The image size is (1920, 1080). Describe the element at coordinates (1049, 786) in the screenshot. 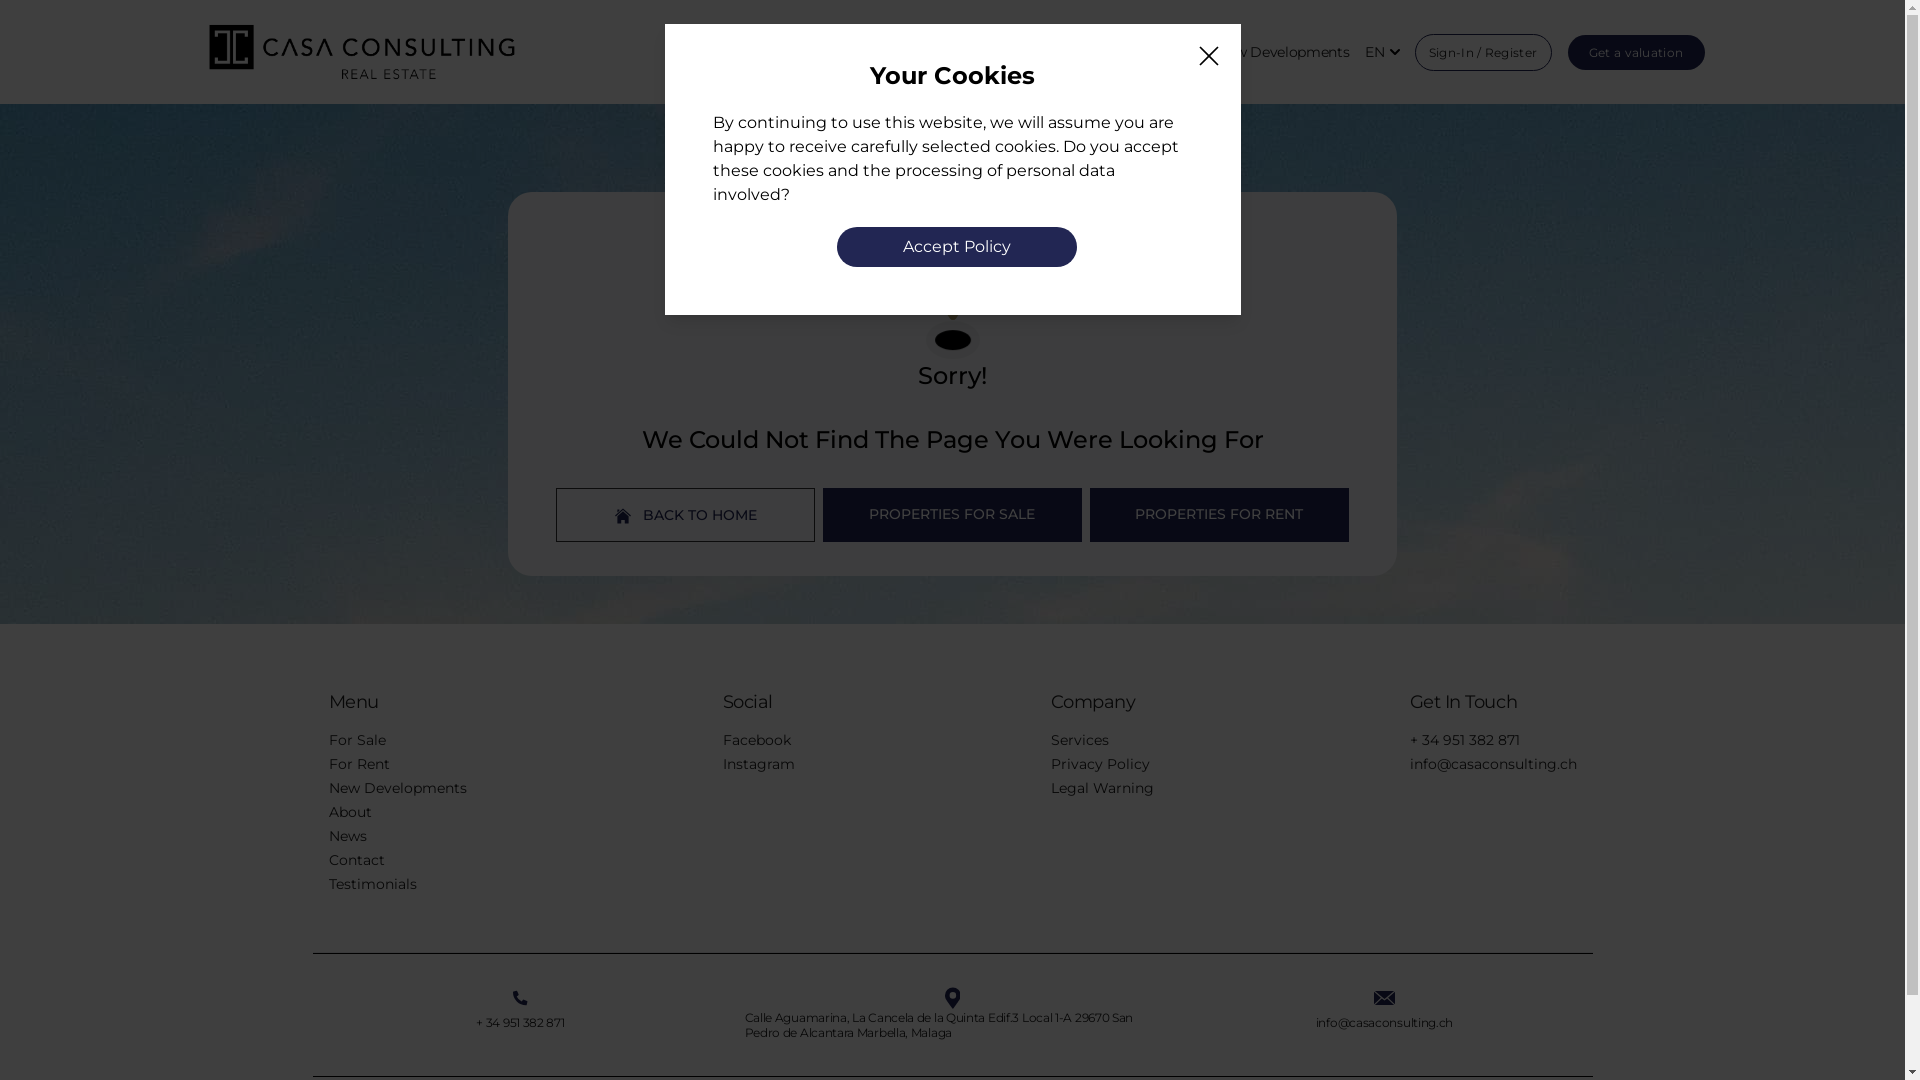

I see `'Legal Warning'` at that location.